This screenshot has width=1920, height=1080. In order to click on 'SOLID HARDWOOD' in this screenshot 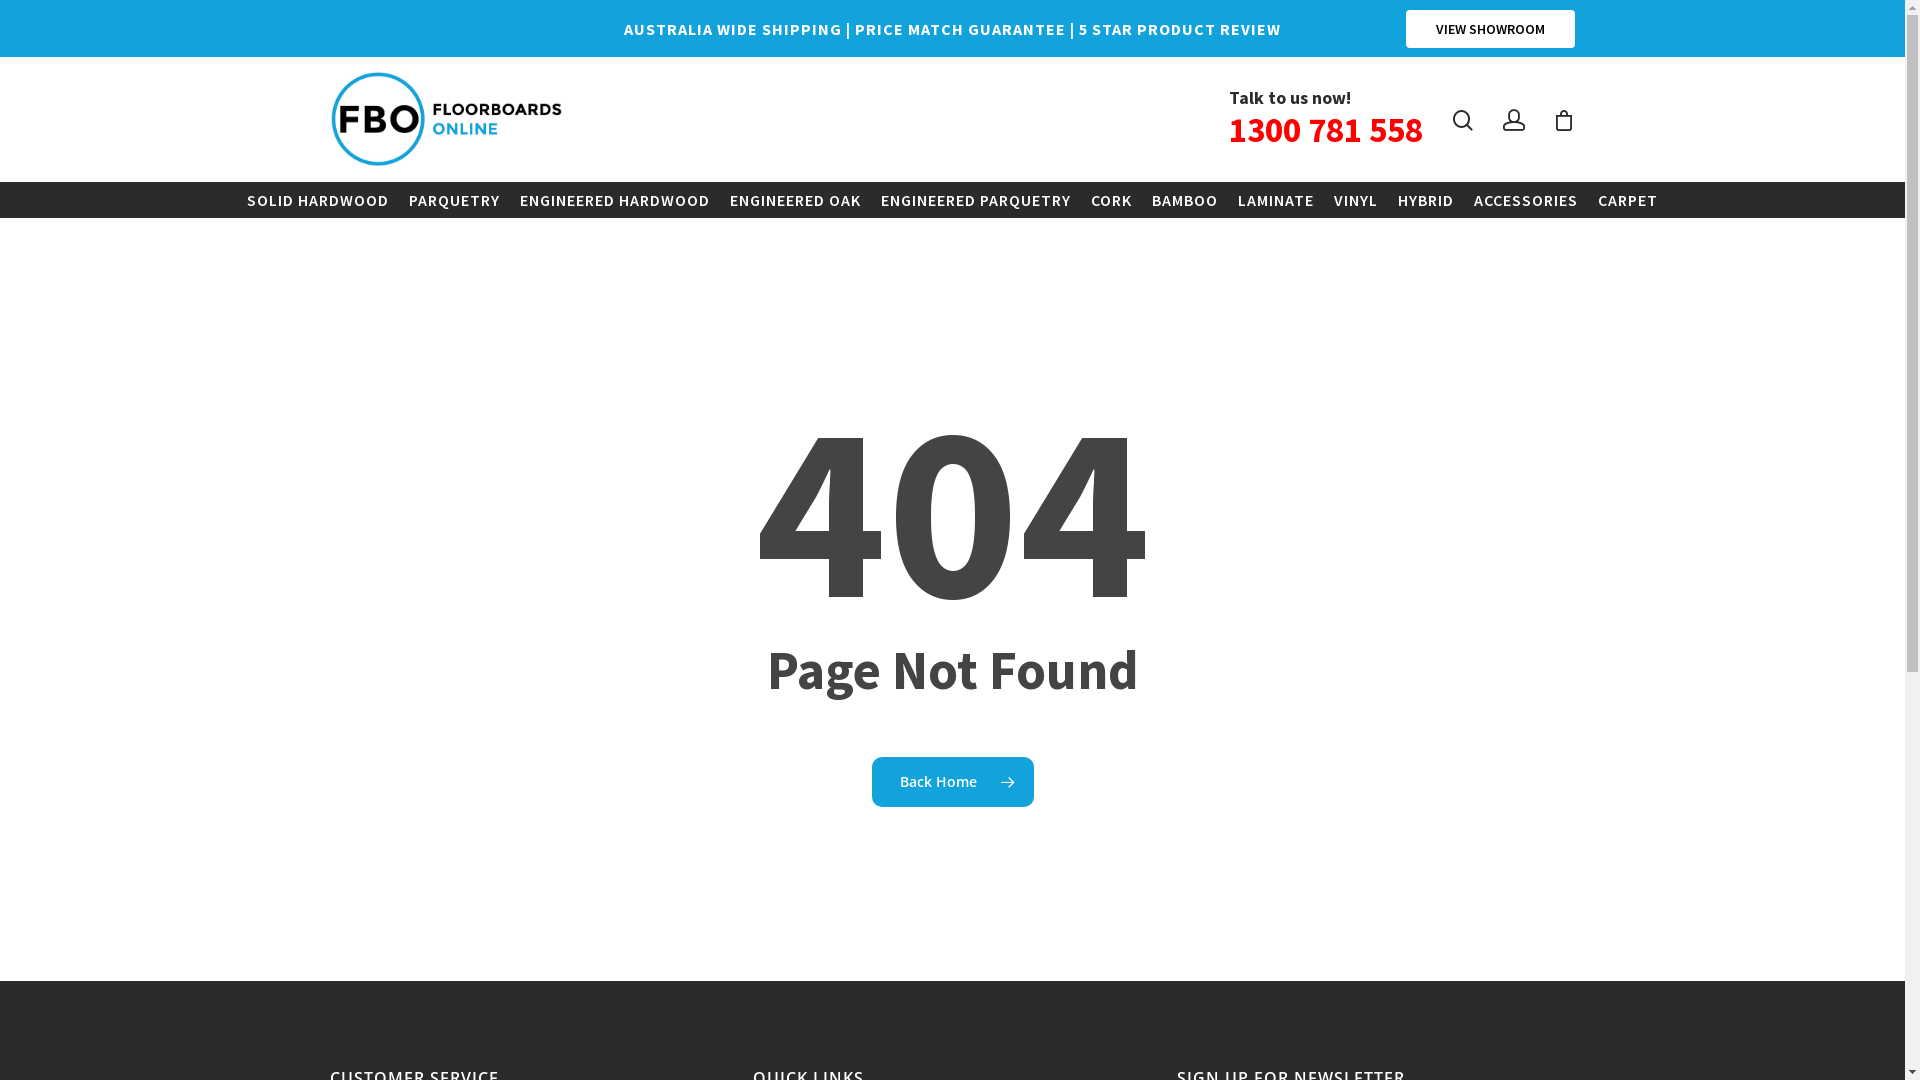, I will do `click(236, 200)`.